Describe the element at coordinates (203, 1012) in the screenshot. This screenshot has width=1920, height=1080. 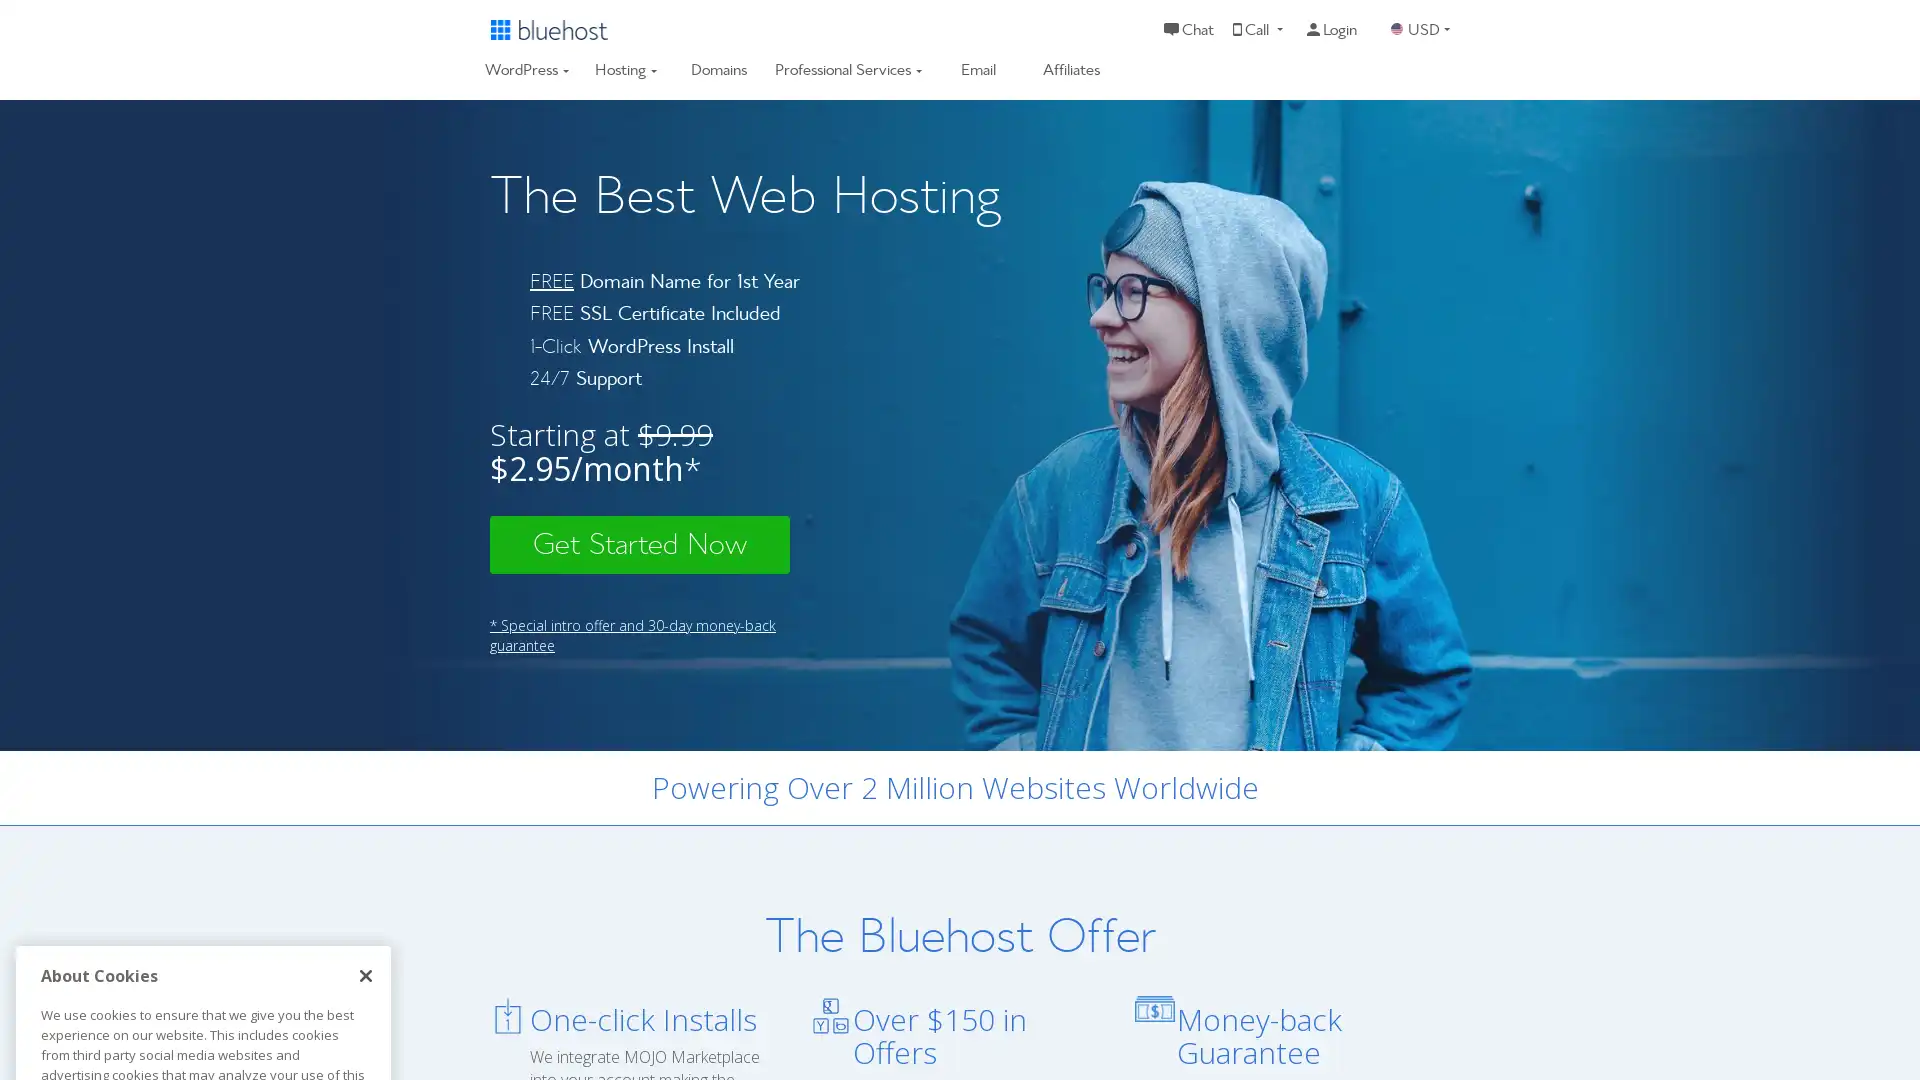
I see `Cookies Settings` at that location.